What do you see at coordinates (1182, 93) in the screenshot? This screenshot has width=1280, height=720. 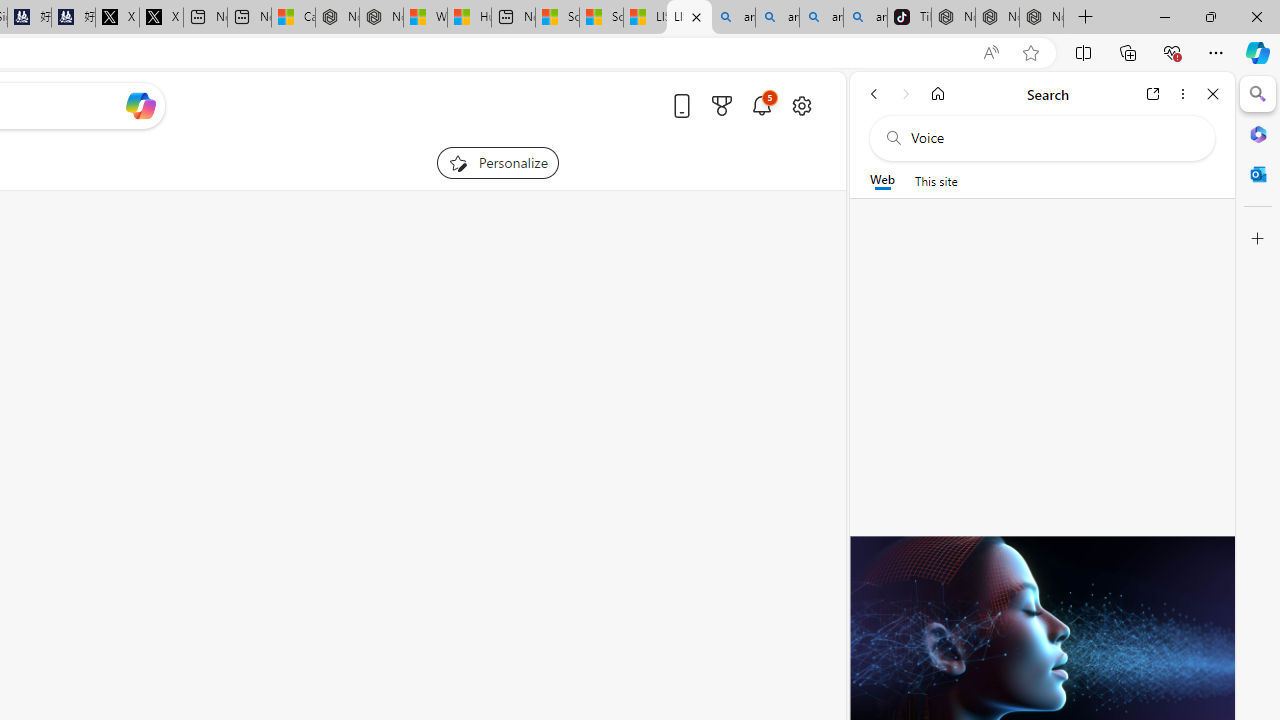 I see `'More options'` at bounding box center [1182, 93].